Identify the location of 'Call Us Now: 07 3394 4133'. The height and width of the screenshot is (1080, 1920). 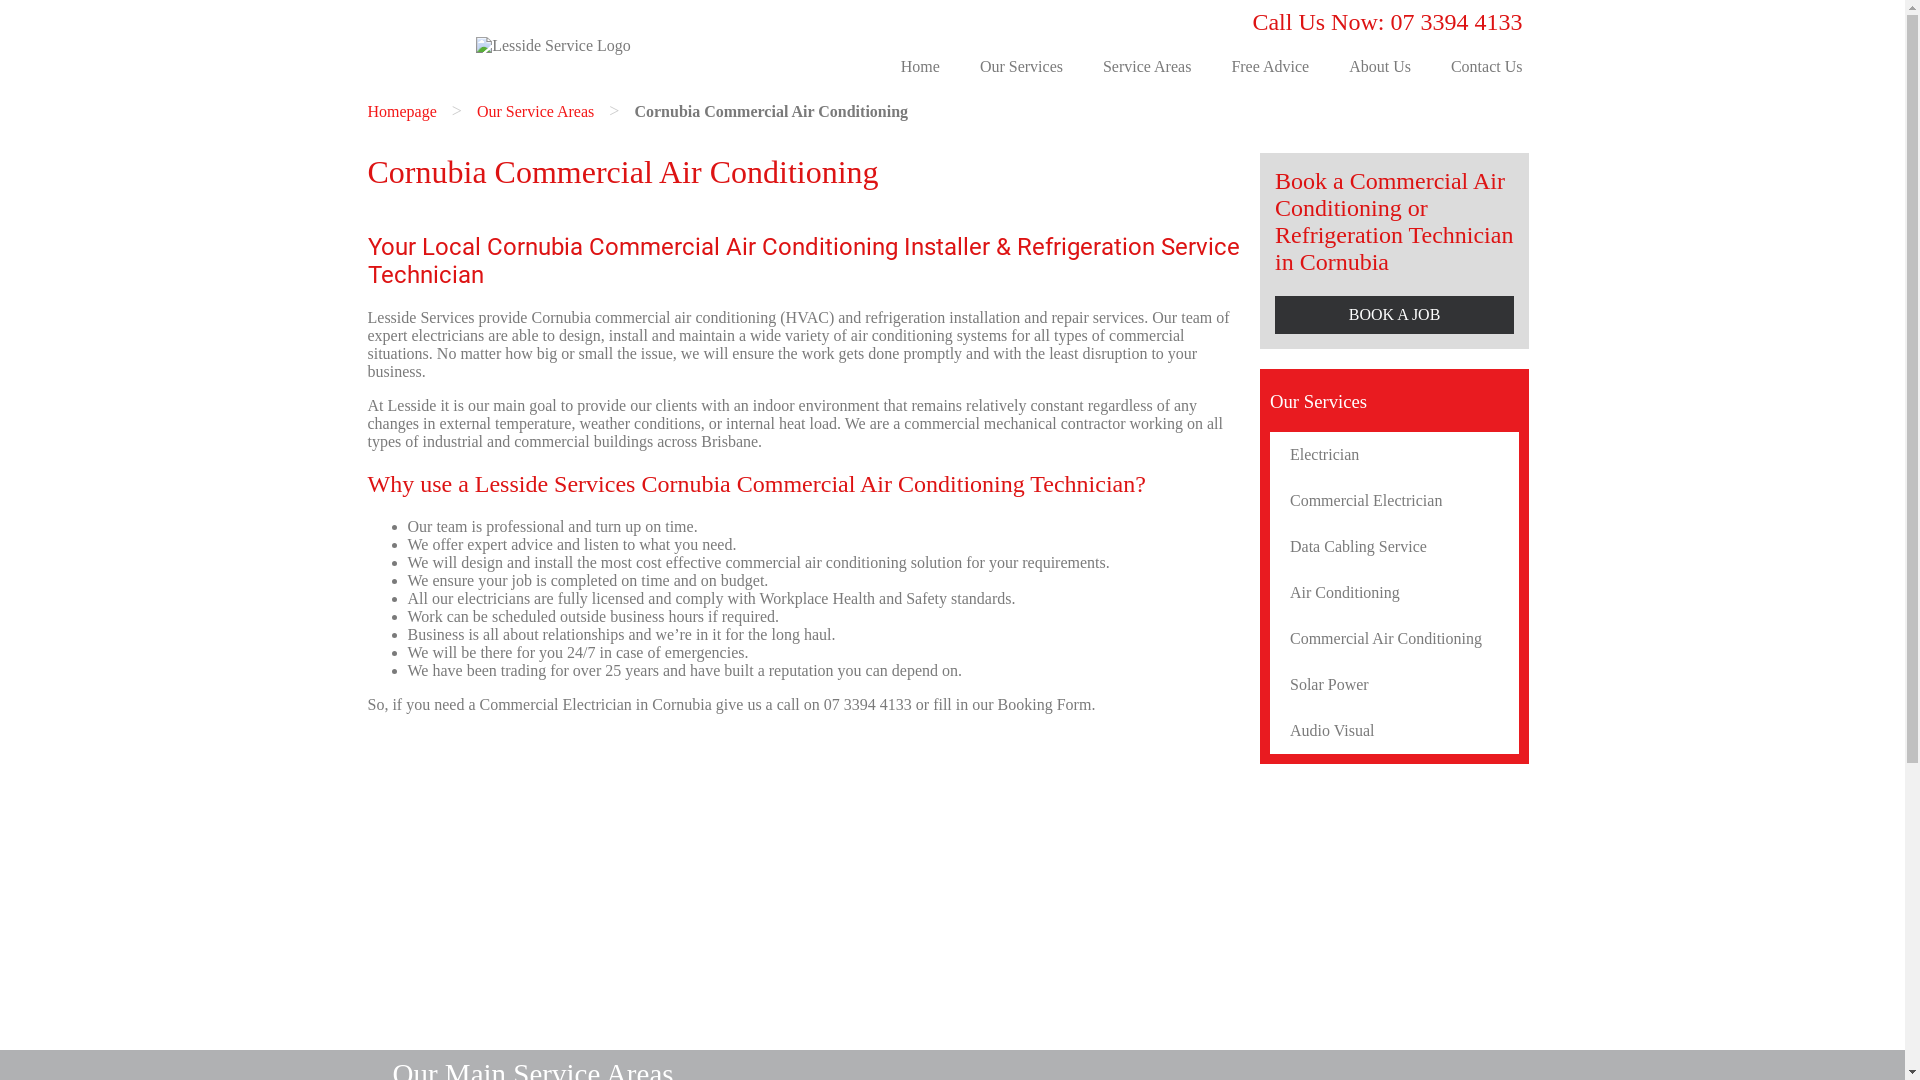
(1386, 22).